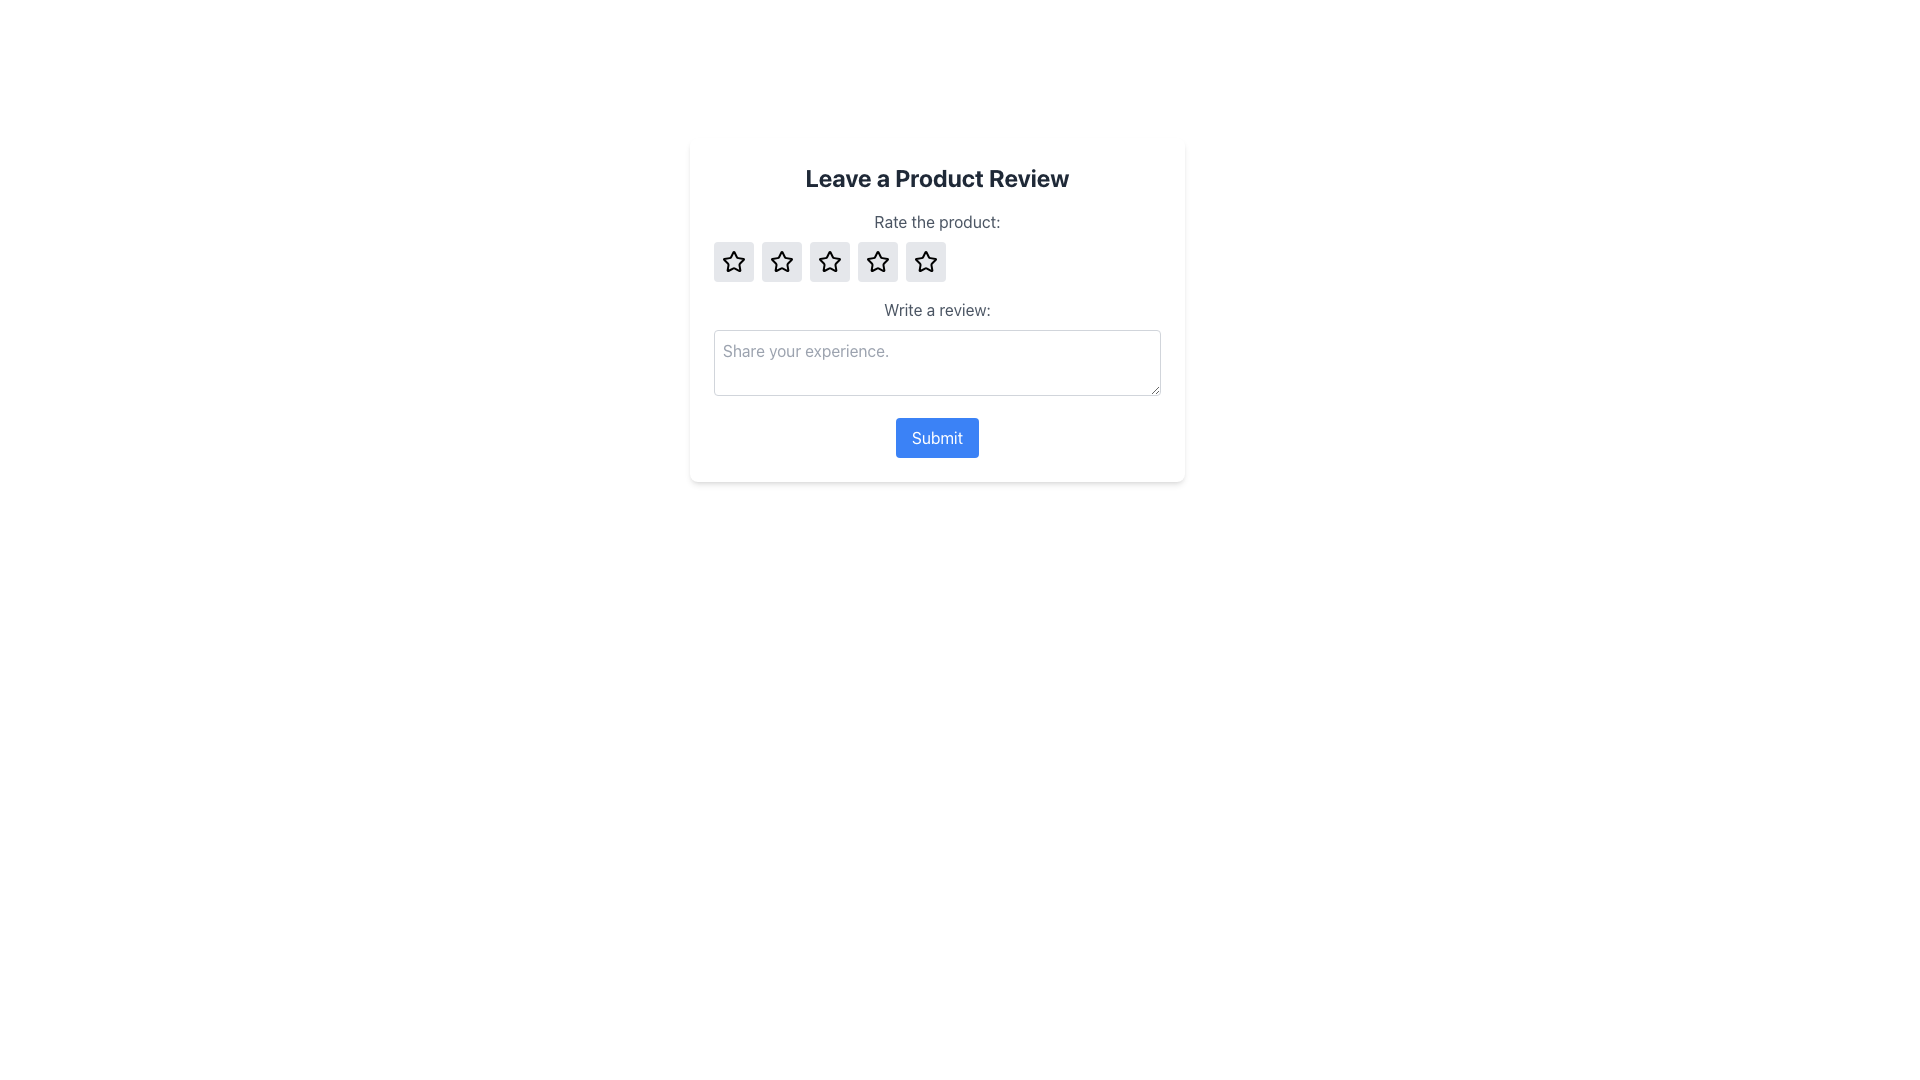 This screenshot has width=1920, height=1080. Describe the element at coordinates (925, 261) in the screenshot. I see `the fifth star-shaped icon in the row below the 'Rate the product:' text in the 'Leave a Product Review' modal` at that location.